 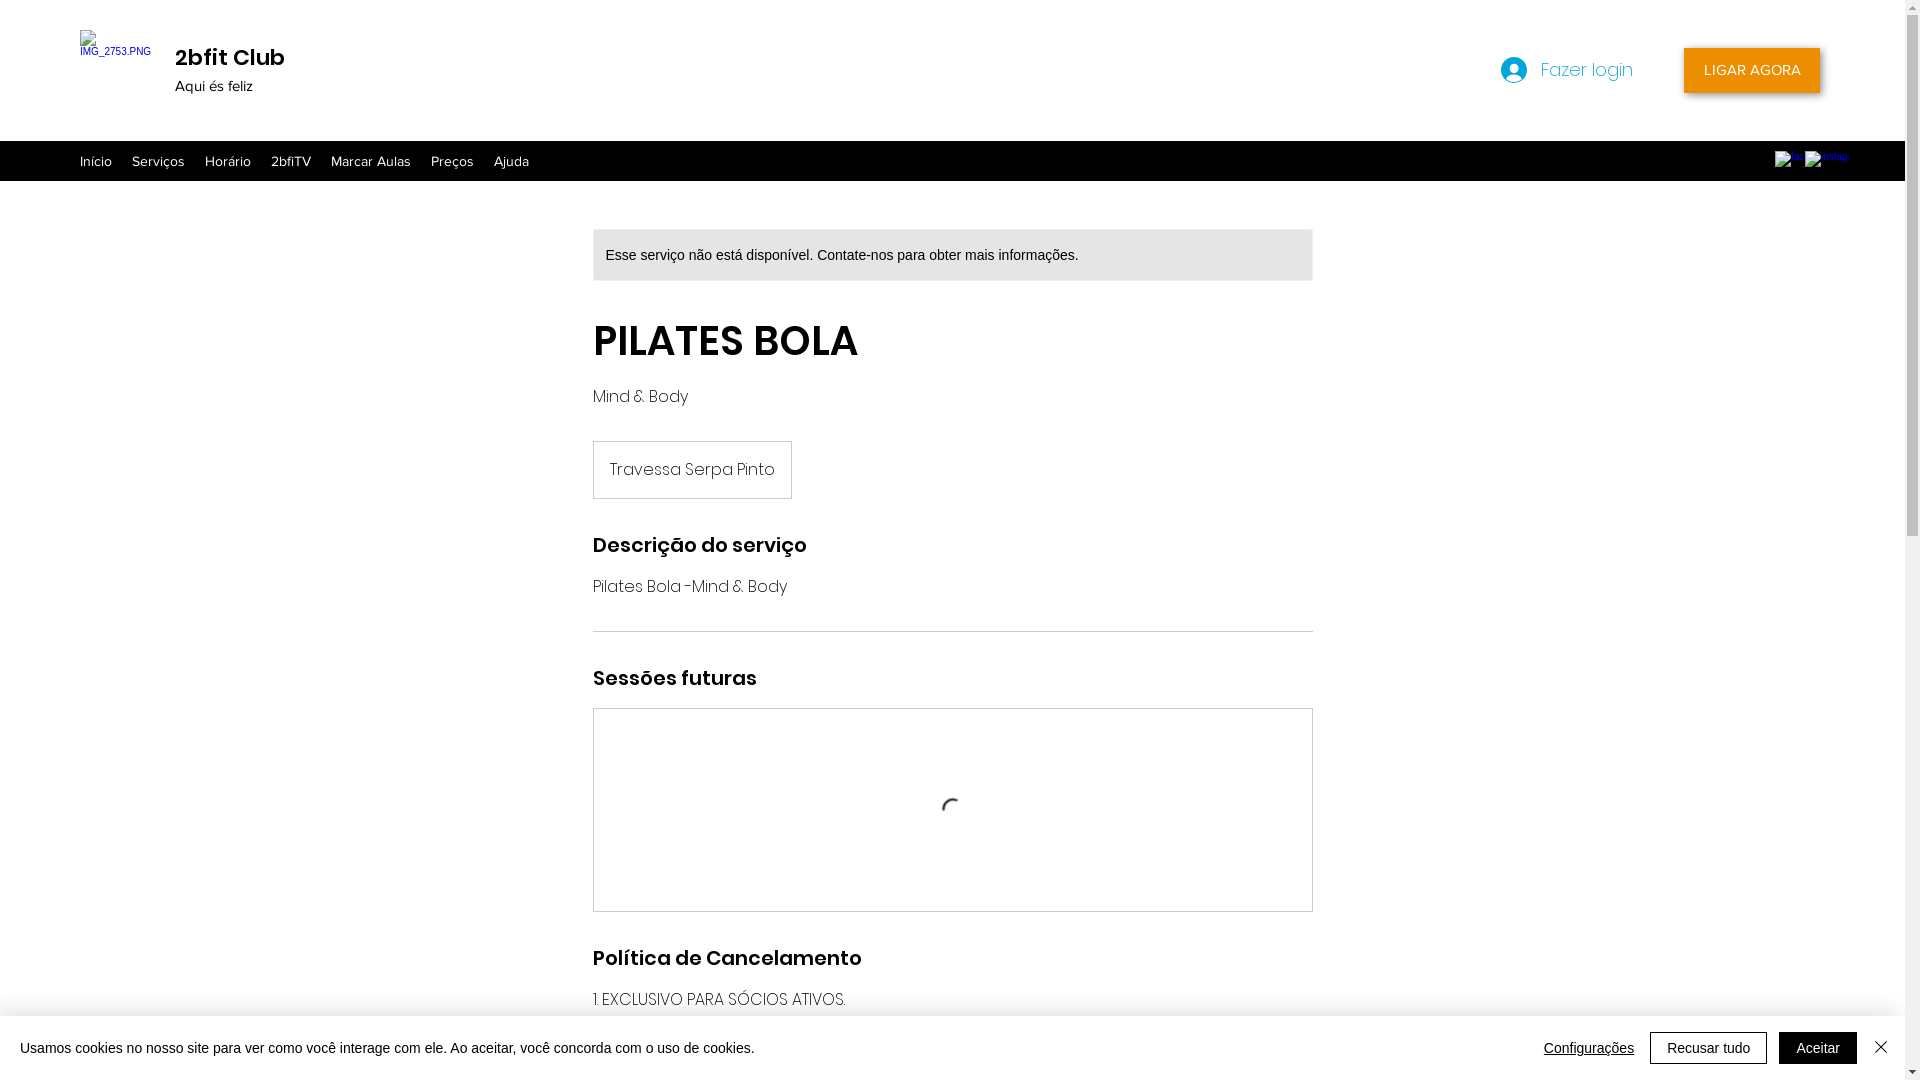 I want to click on 'Ajuda', so click(x=511, y=160).